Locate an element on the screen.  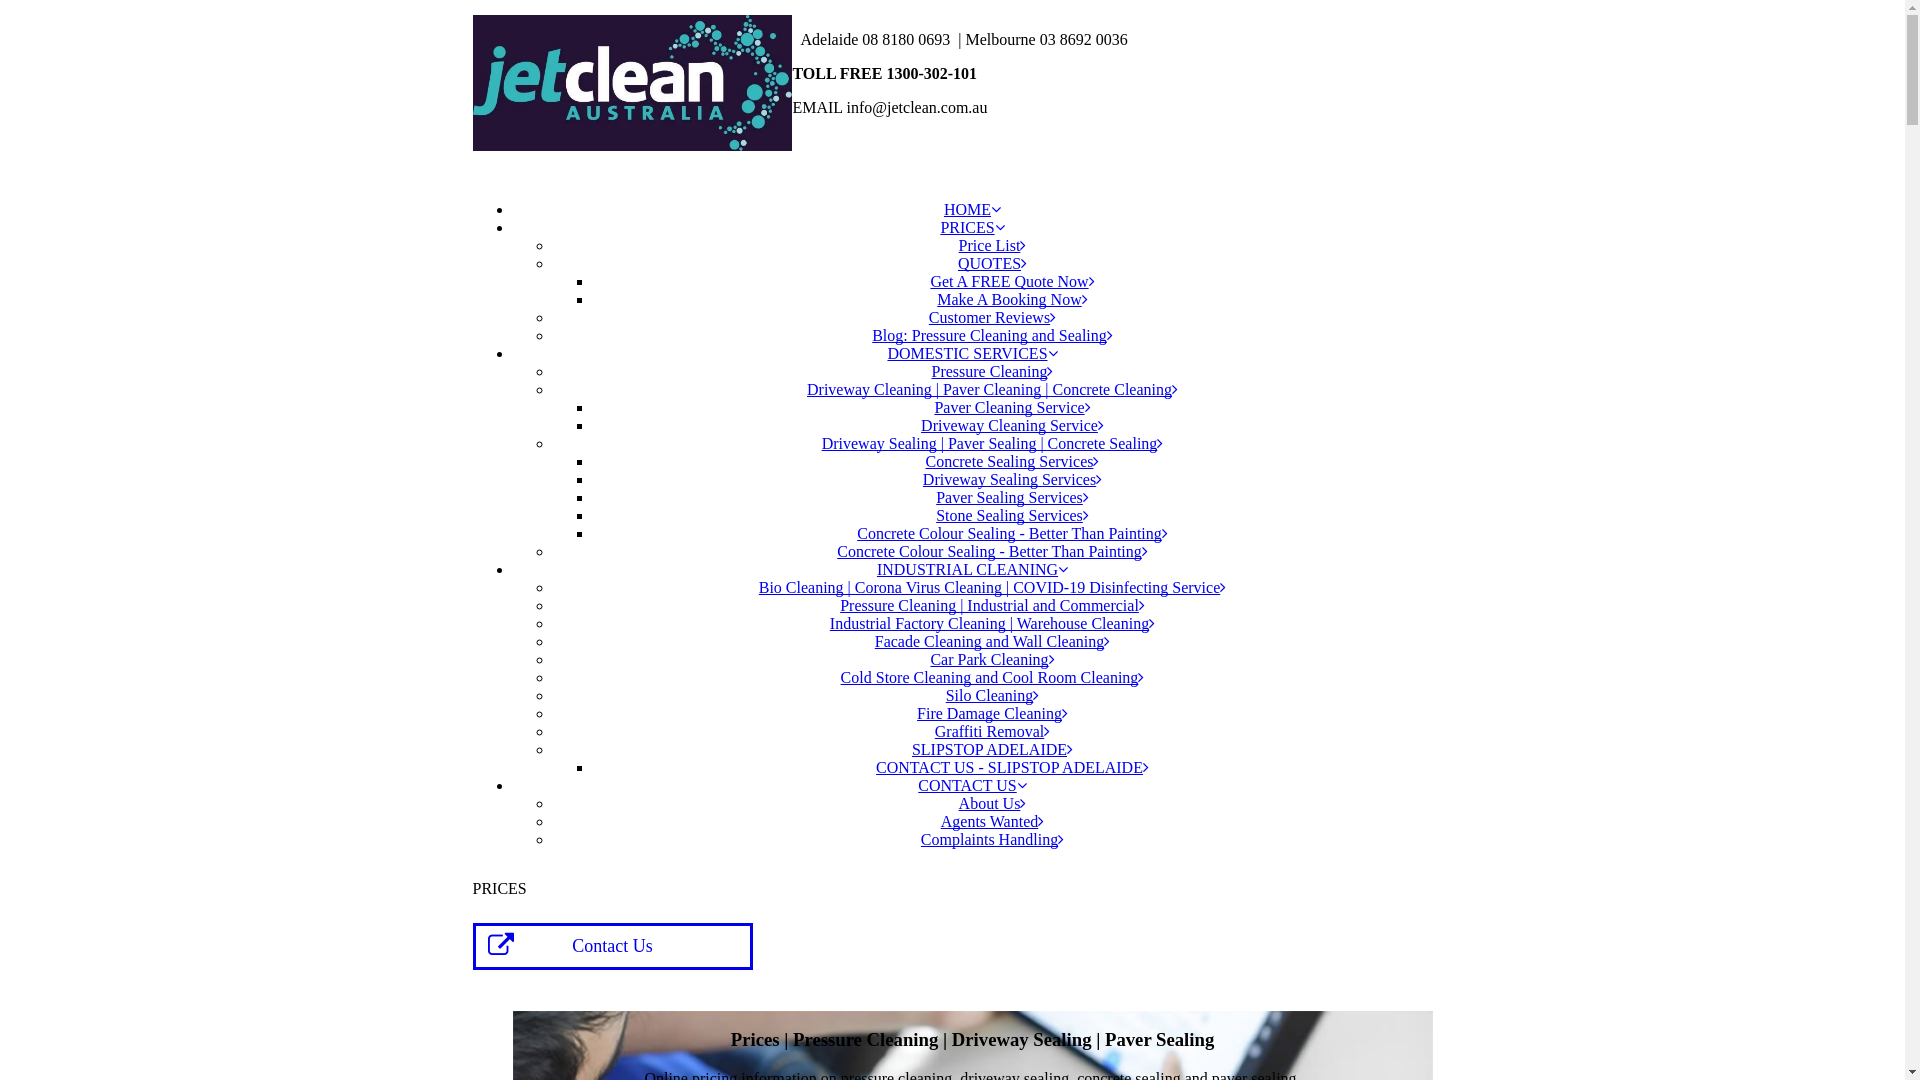
'Driveway Cleaning Service' is located at coordinates (1012, 424).